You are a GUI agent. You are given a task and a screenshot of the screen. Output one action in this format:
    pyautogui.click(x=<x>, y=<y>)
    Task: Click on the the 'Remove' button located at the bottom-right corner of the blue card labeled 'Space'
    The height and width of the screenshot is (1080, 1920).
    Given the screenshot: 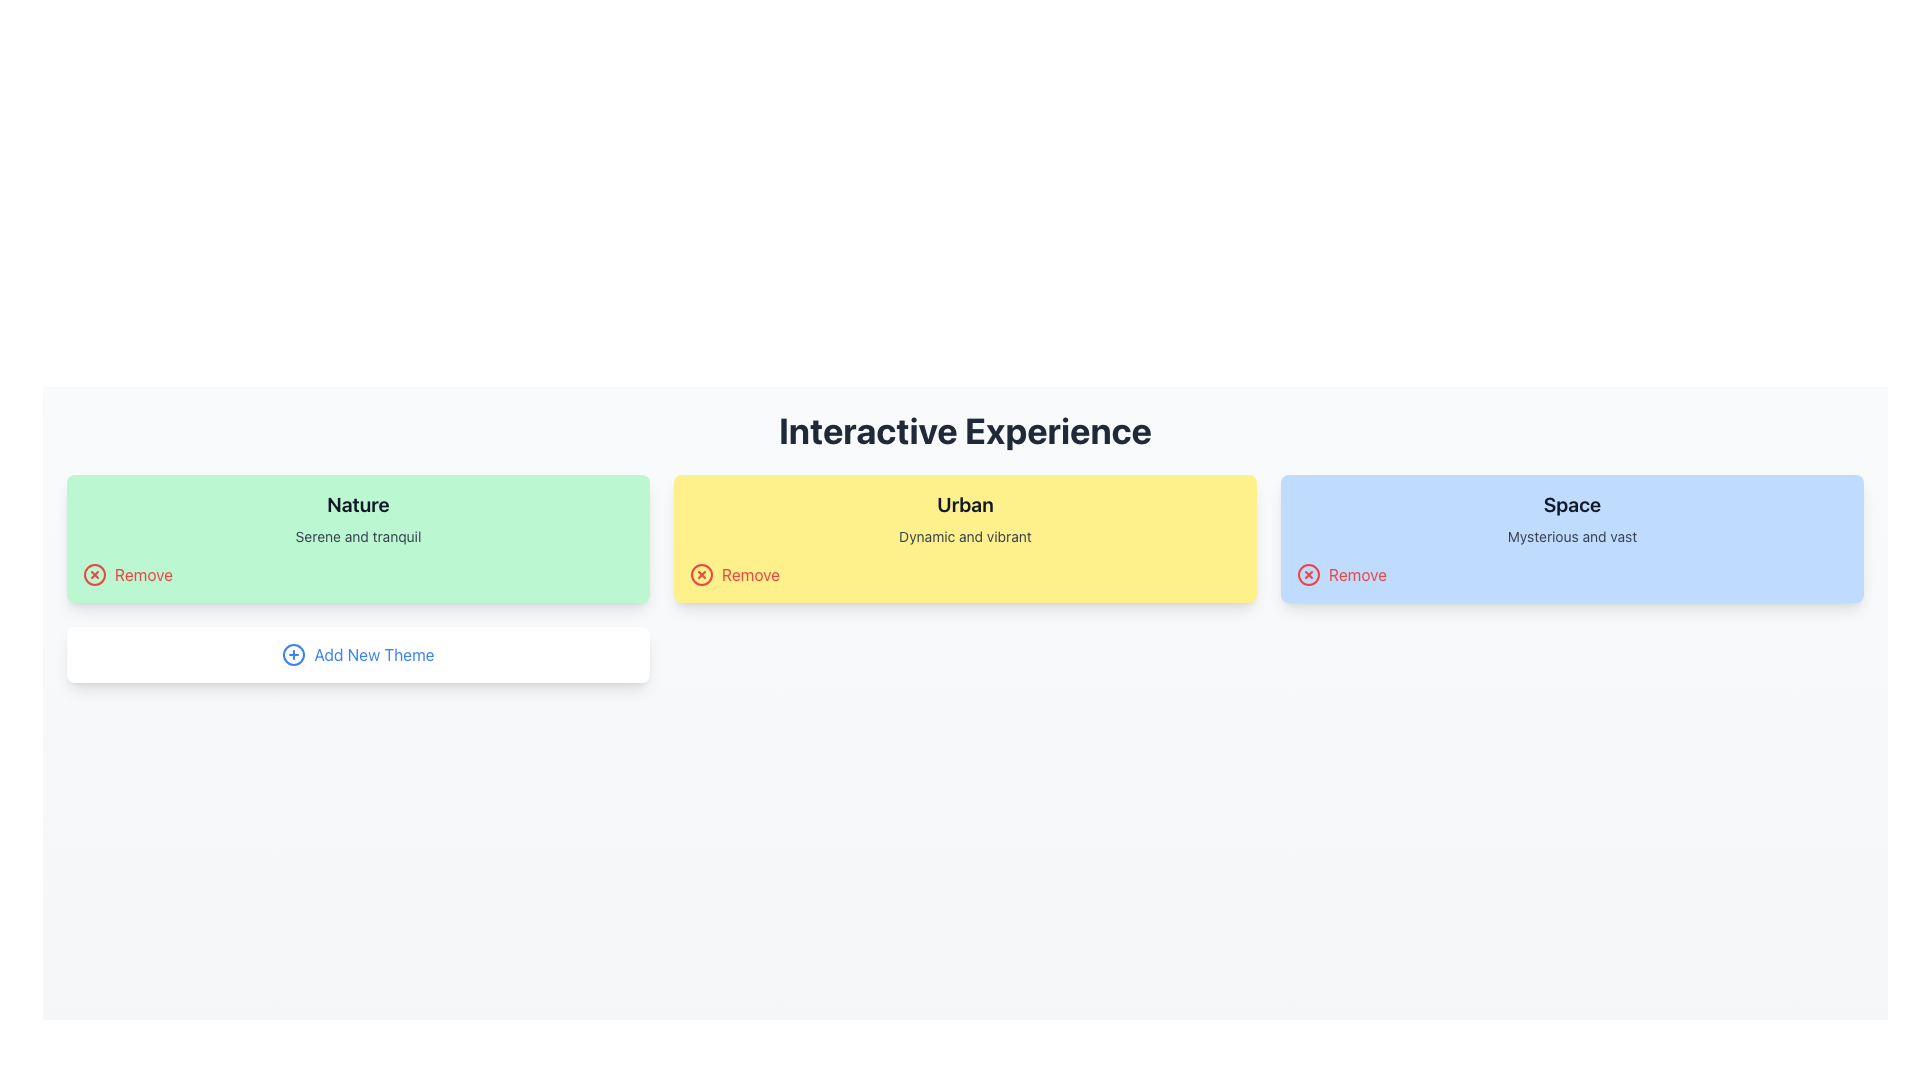 What is the action you would take?
    pyautogui.click(x=1342, y=574)
    